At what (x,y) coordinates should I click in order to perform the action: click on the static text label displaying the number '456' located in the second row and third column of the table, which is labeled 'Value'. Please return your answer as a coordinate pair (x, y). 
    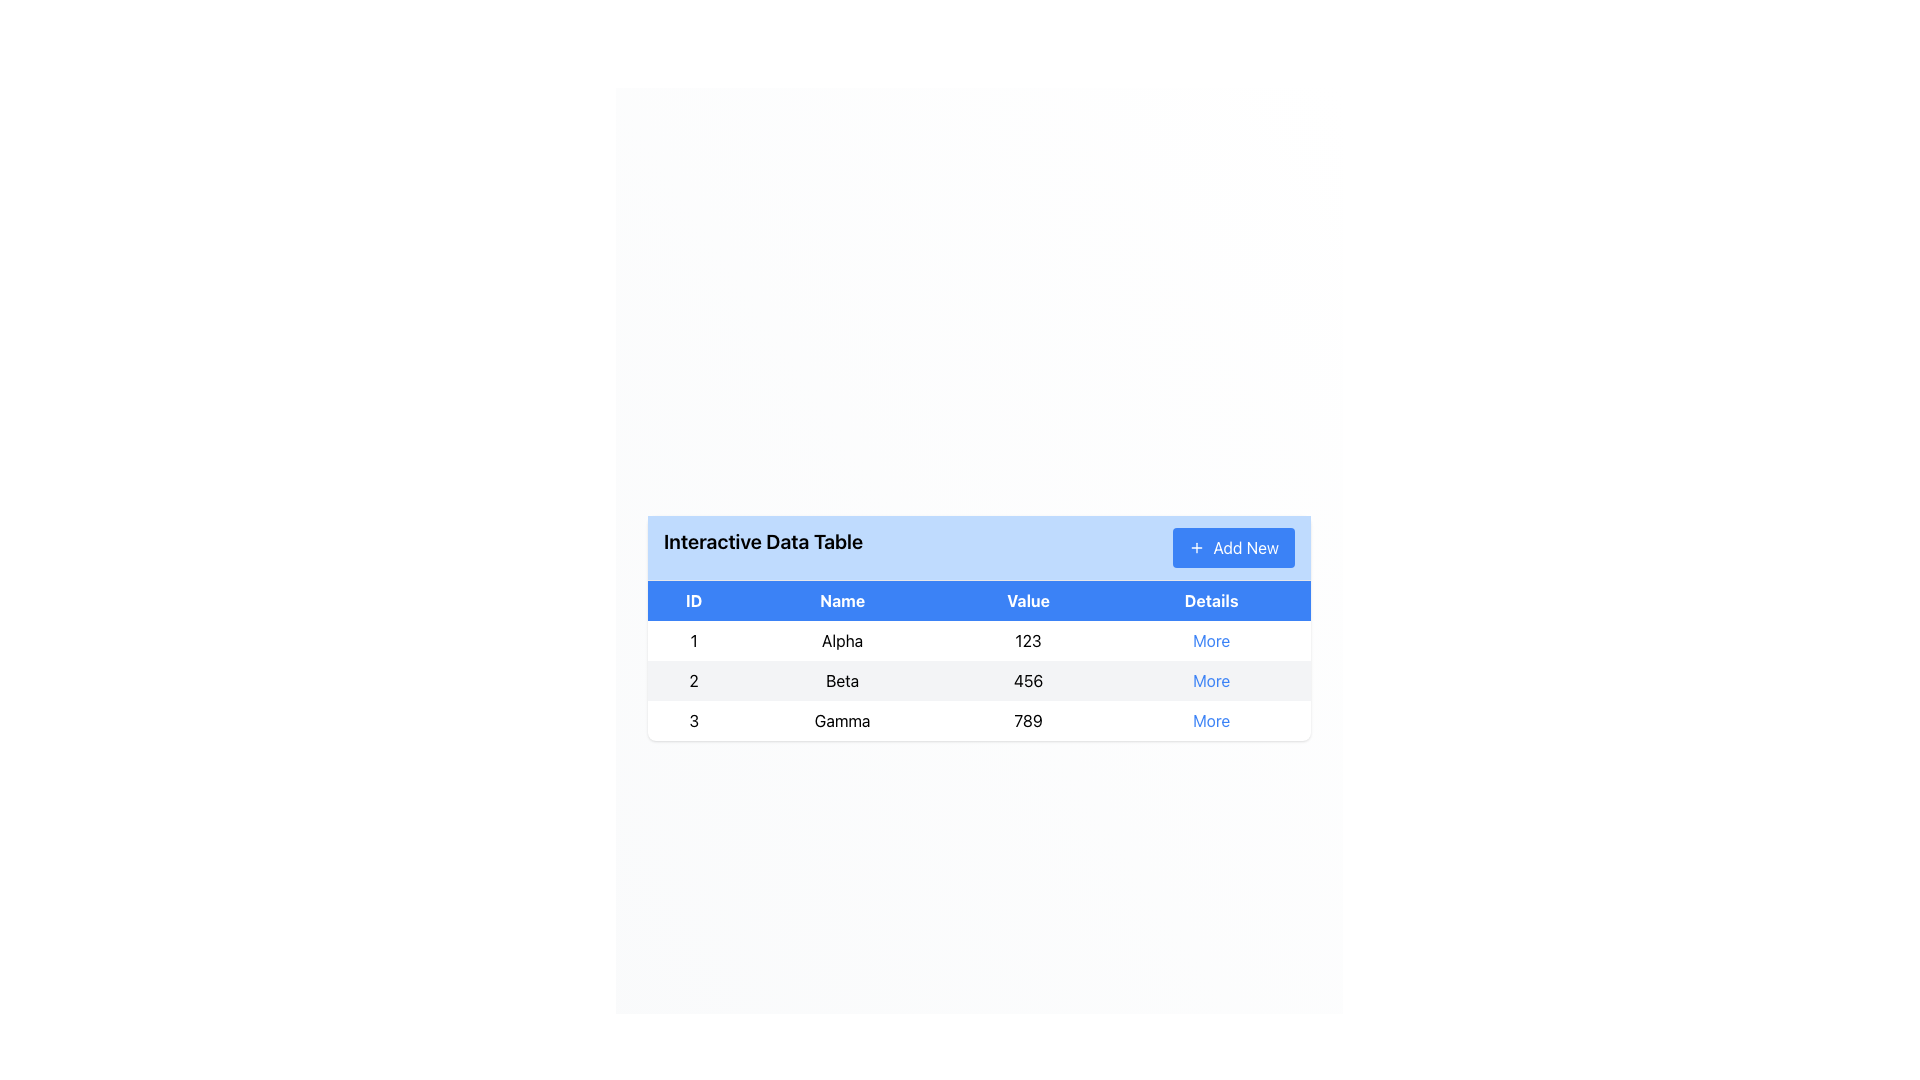
    Looking at the image, I should click on (1028, 679).